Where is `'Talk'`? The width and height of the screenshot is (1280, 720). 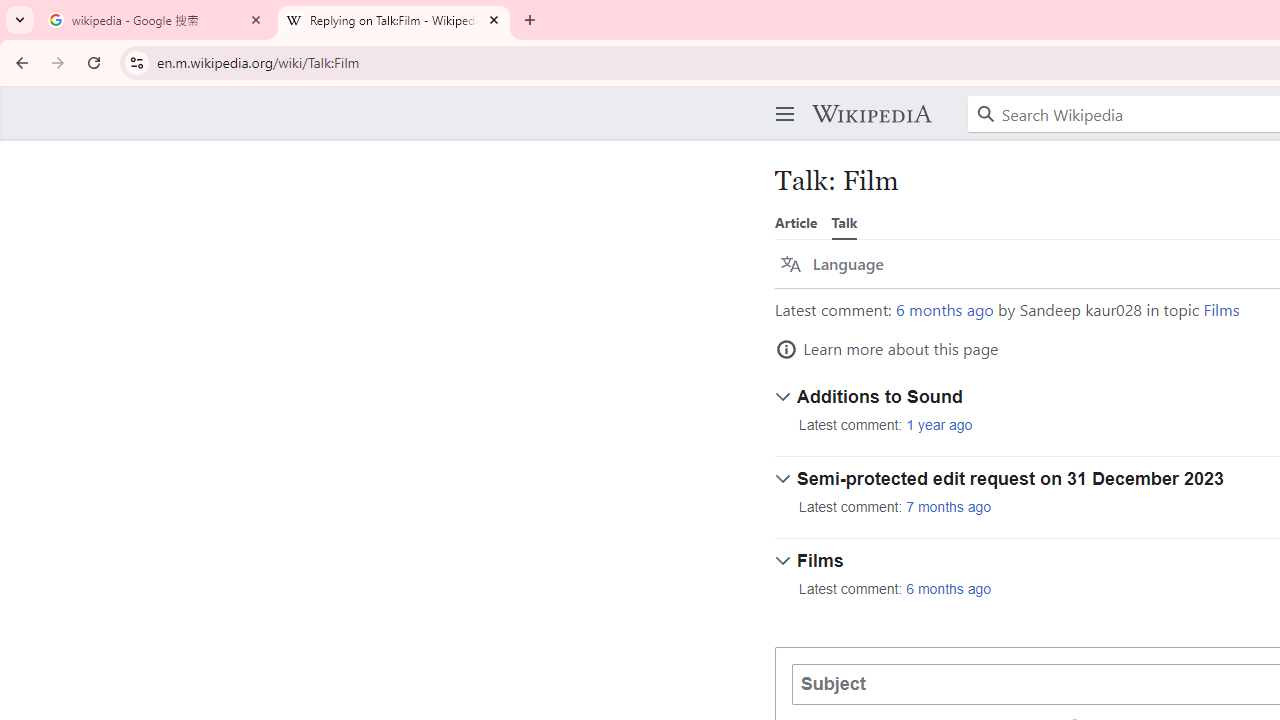
'Talk' is located at coordinates (844, 222).